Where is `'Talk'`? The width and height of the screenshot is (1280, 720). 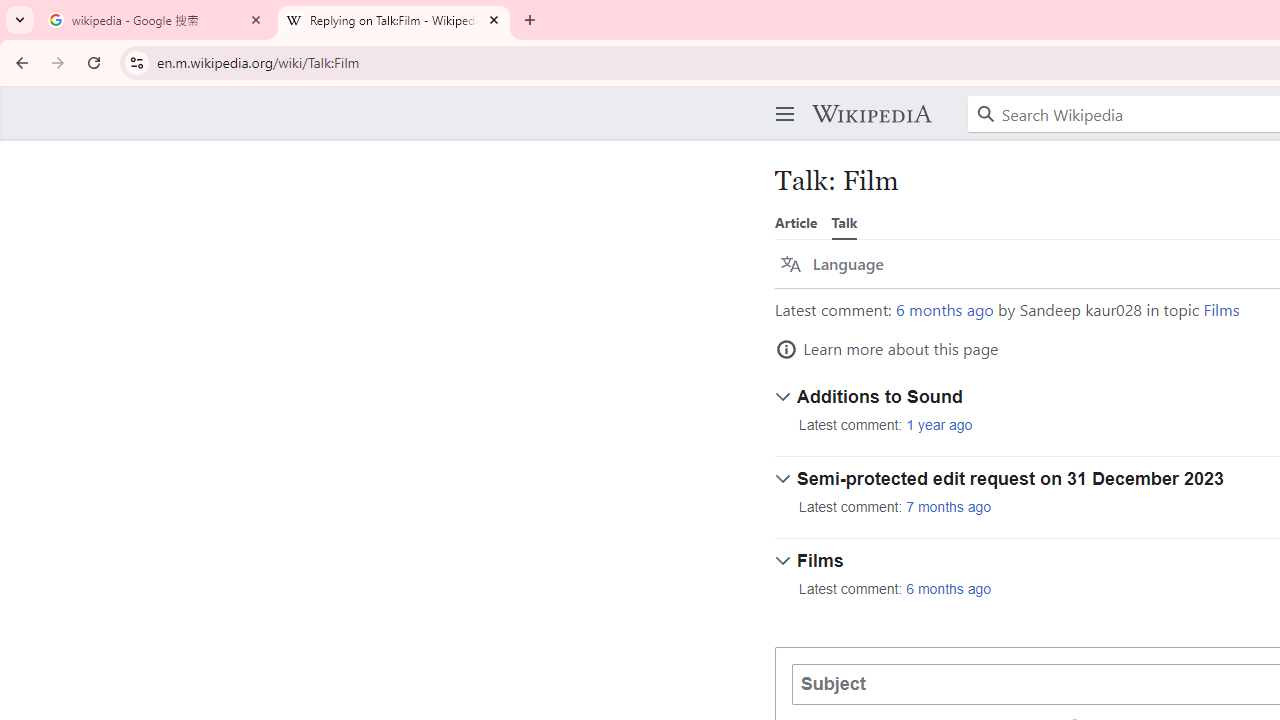
'Talk' is located at coordinates (844, 222).